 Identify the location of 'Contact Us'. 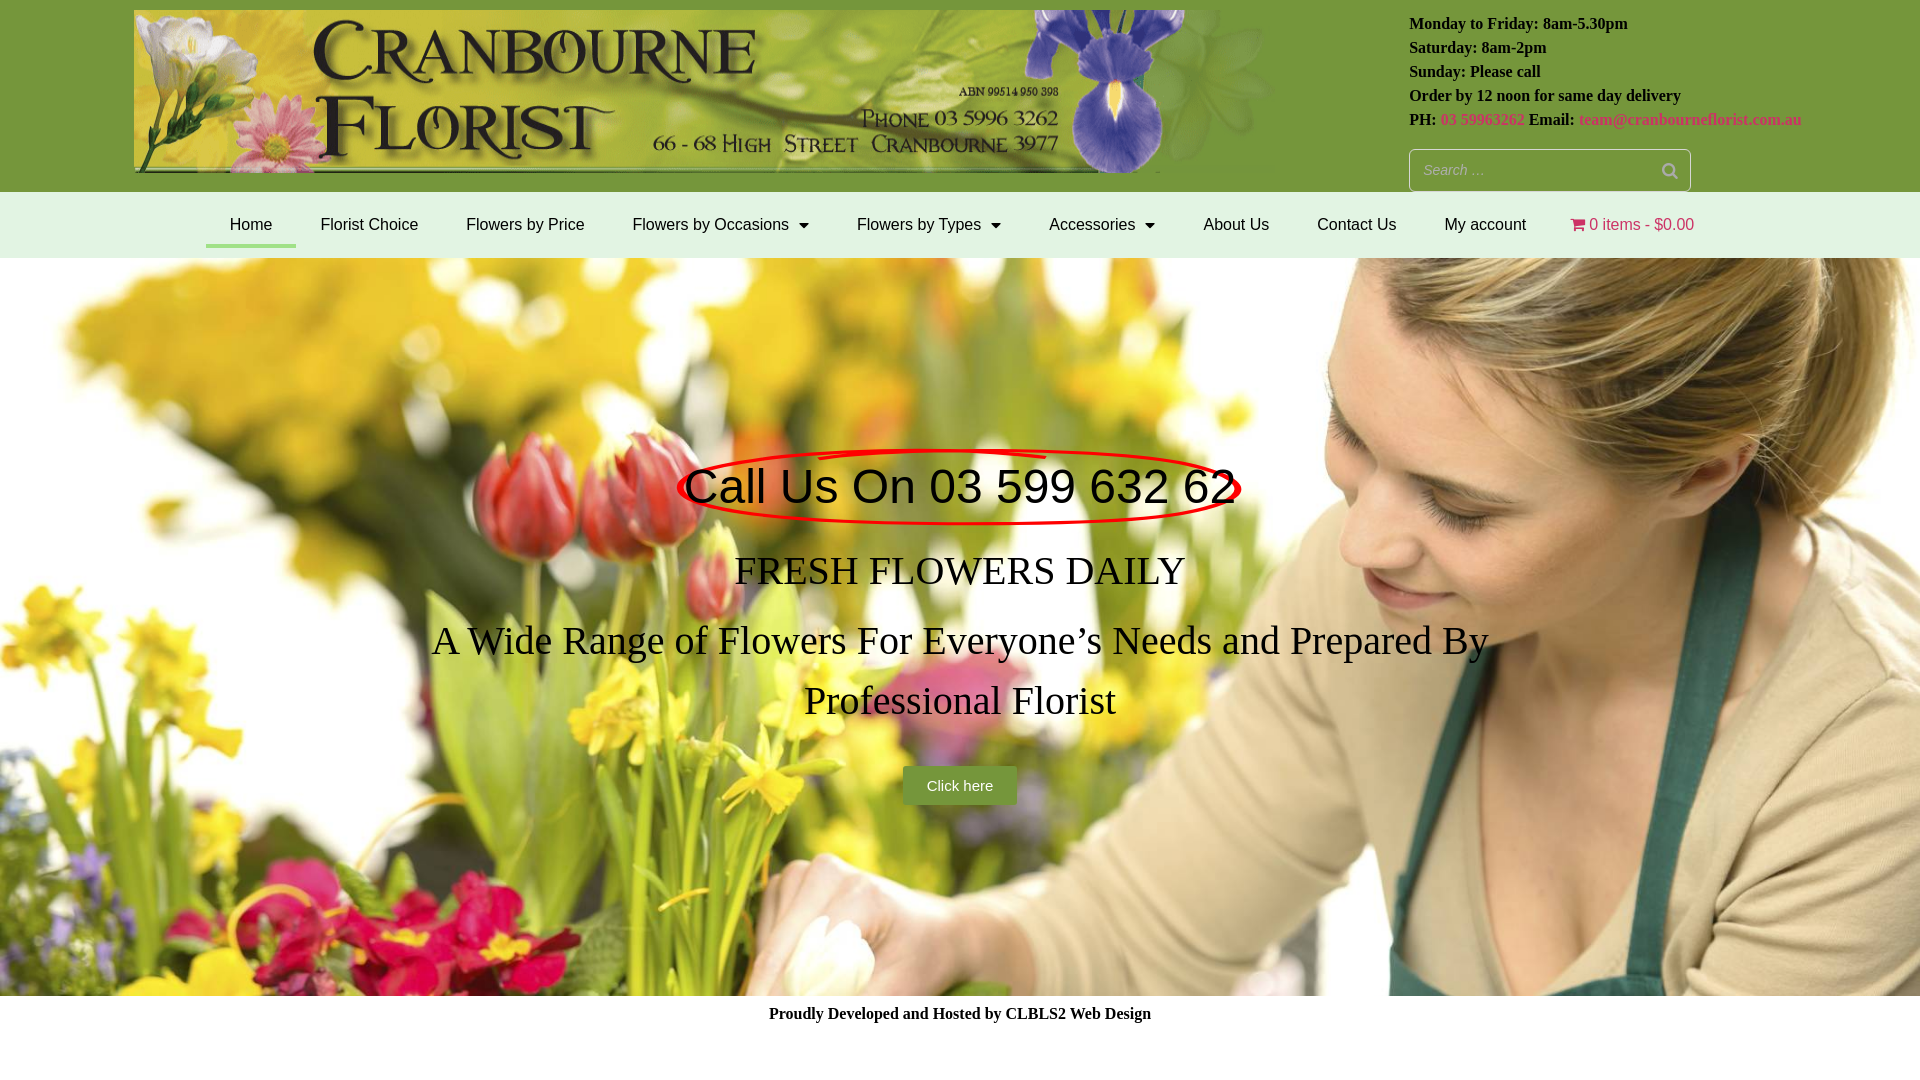
(1292, 224).